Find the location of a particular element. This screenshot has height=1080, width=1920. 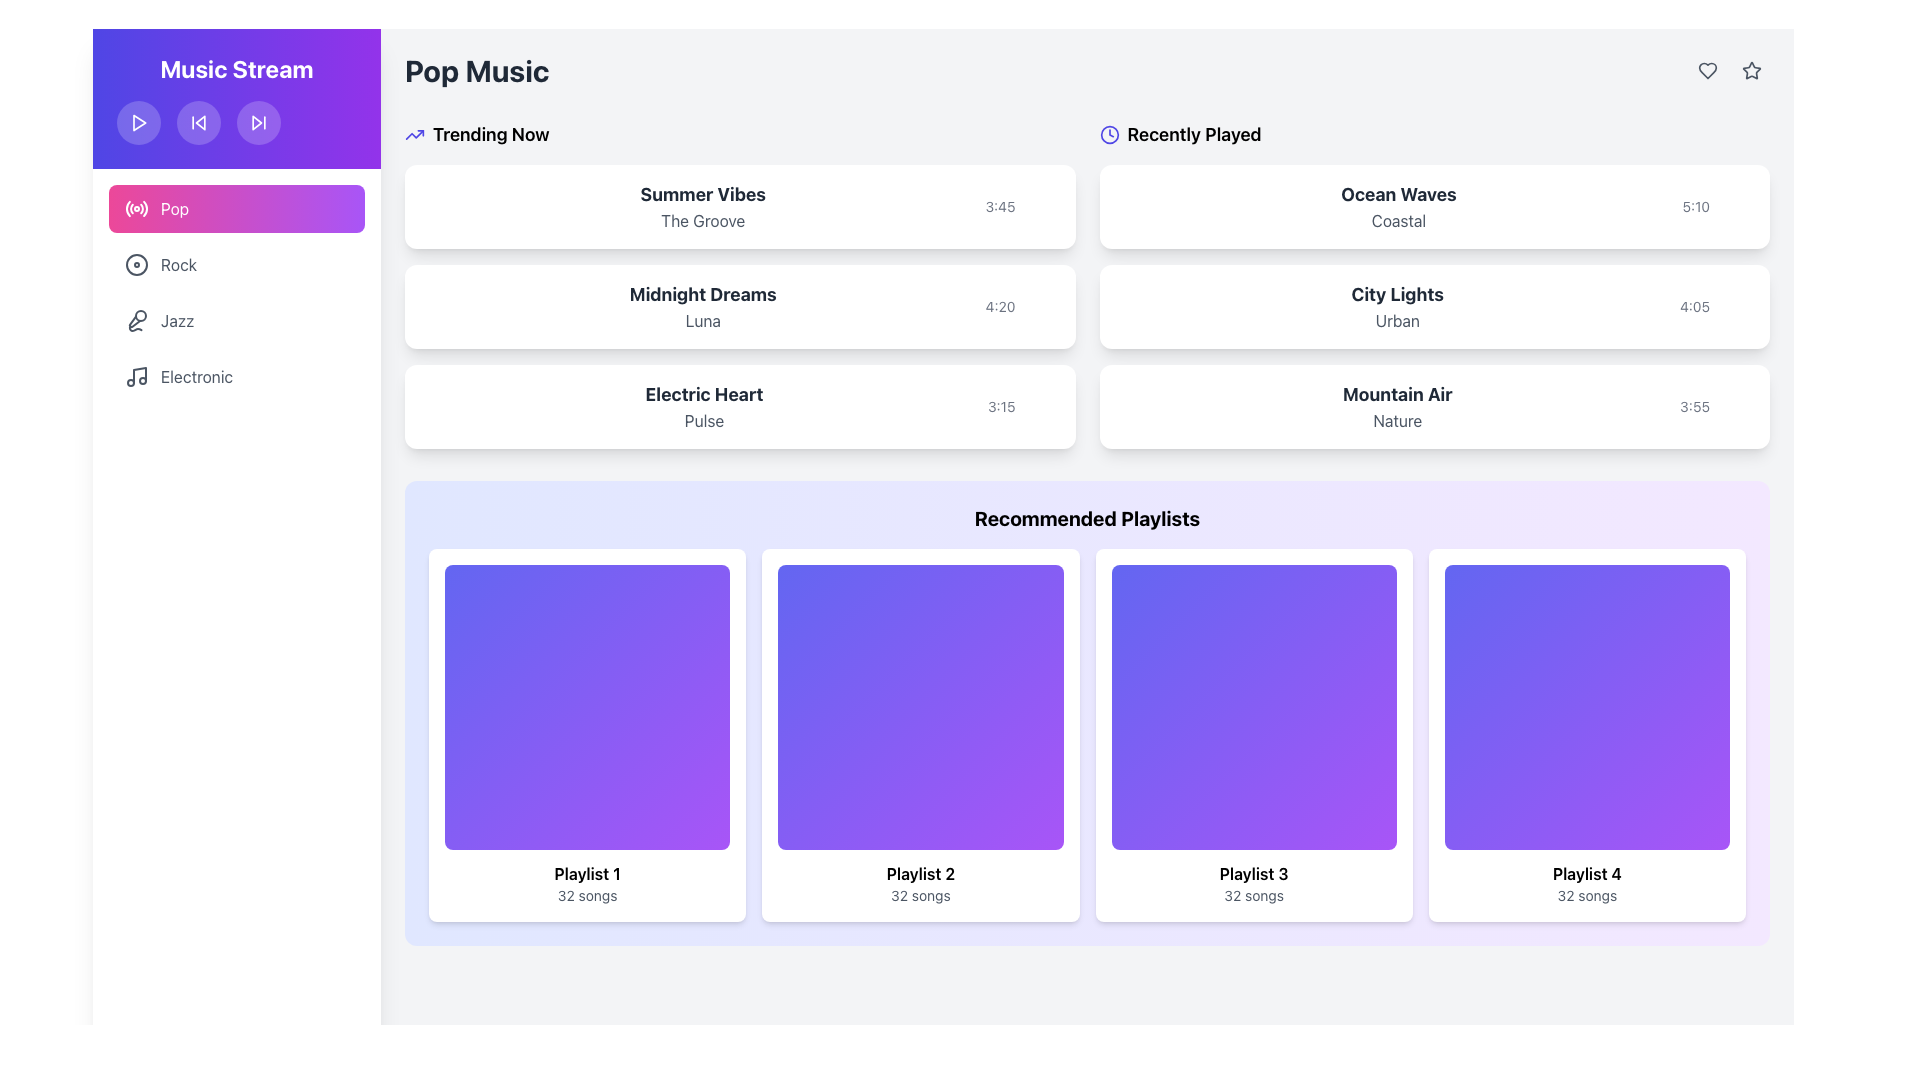

to select the 'Summer Vibes' music card, which is a white rectangular card with rounded corners located in the 'Trending Now' section under 'Pop Music' is located at coordinates (739, 207).